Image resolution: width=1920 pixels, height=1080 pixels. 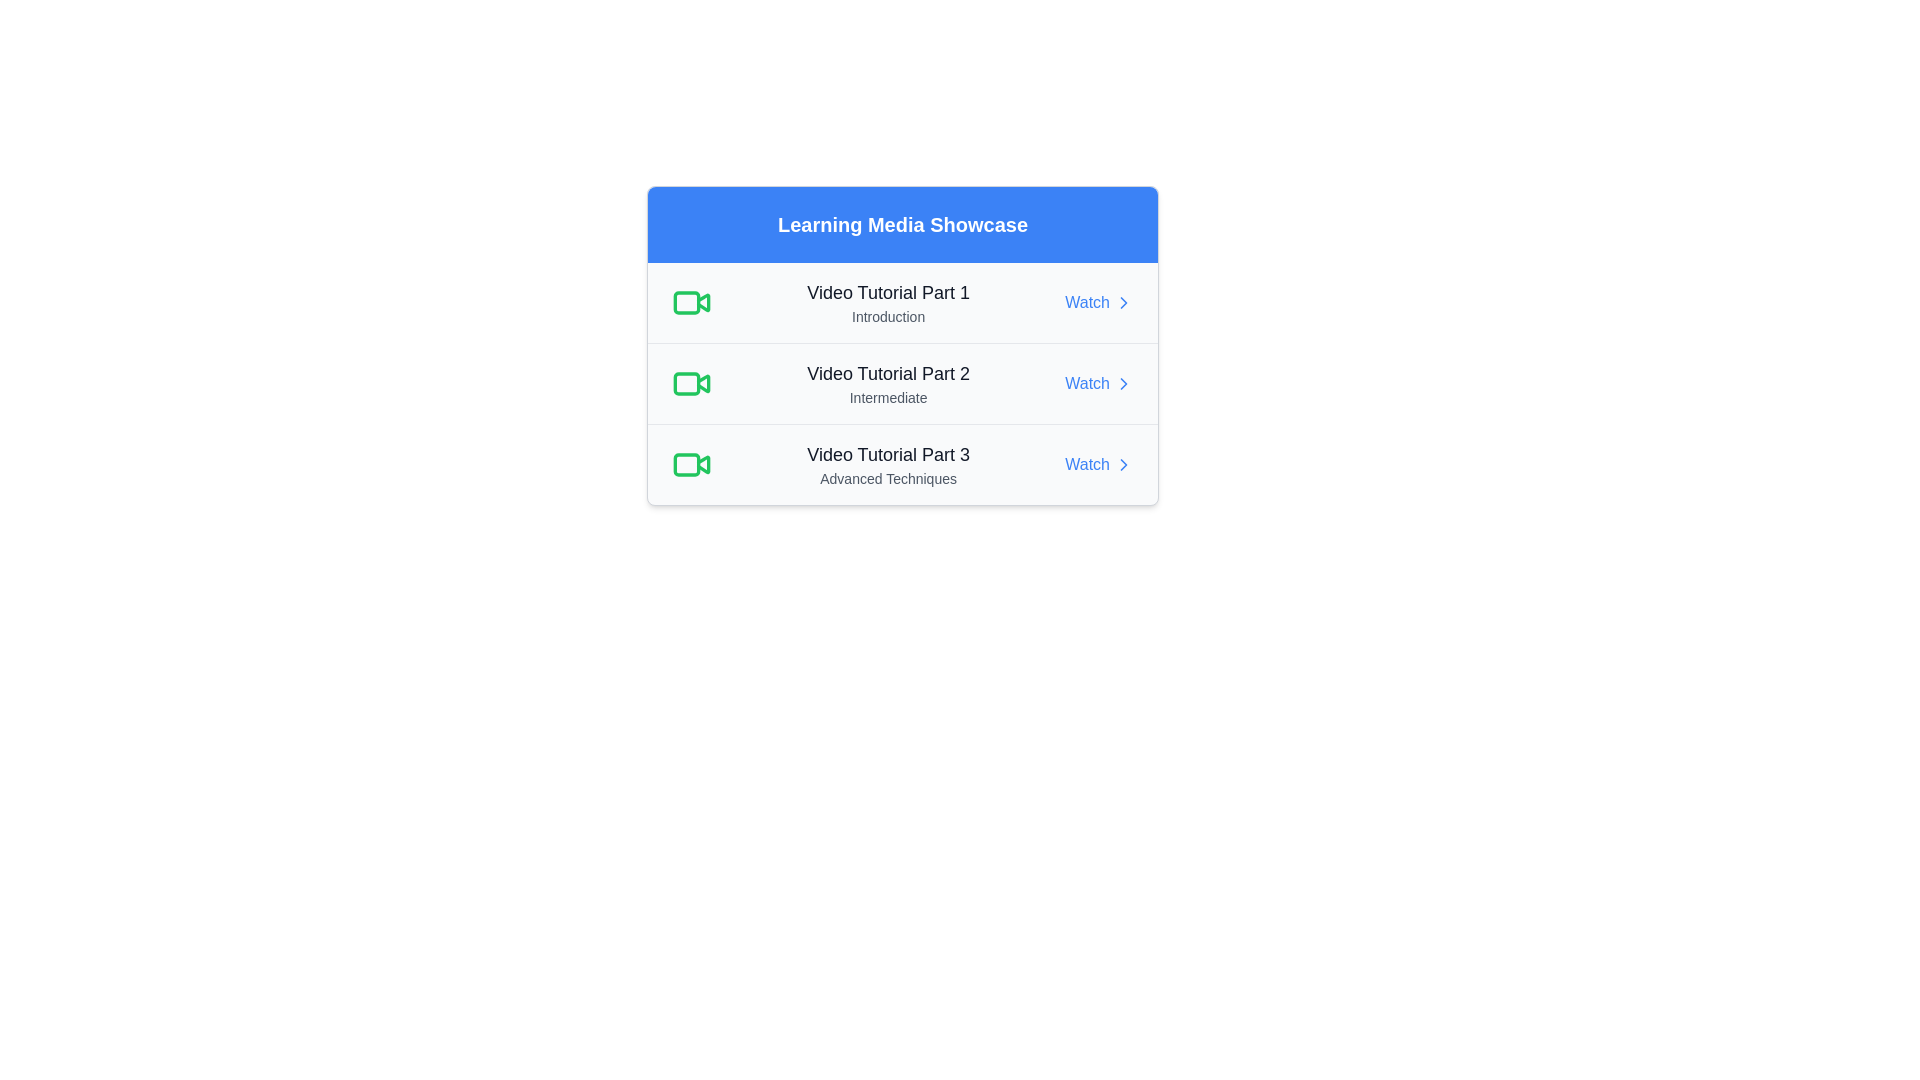 I want to click on the hyperlink with an accompanying icon located on the right side of the list item titled 'Video Tutorial Part 3', so click(x=1098, y=465).